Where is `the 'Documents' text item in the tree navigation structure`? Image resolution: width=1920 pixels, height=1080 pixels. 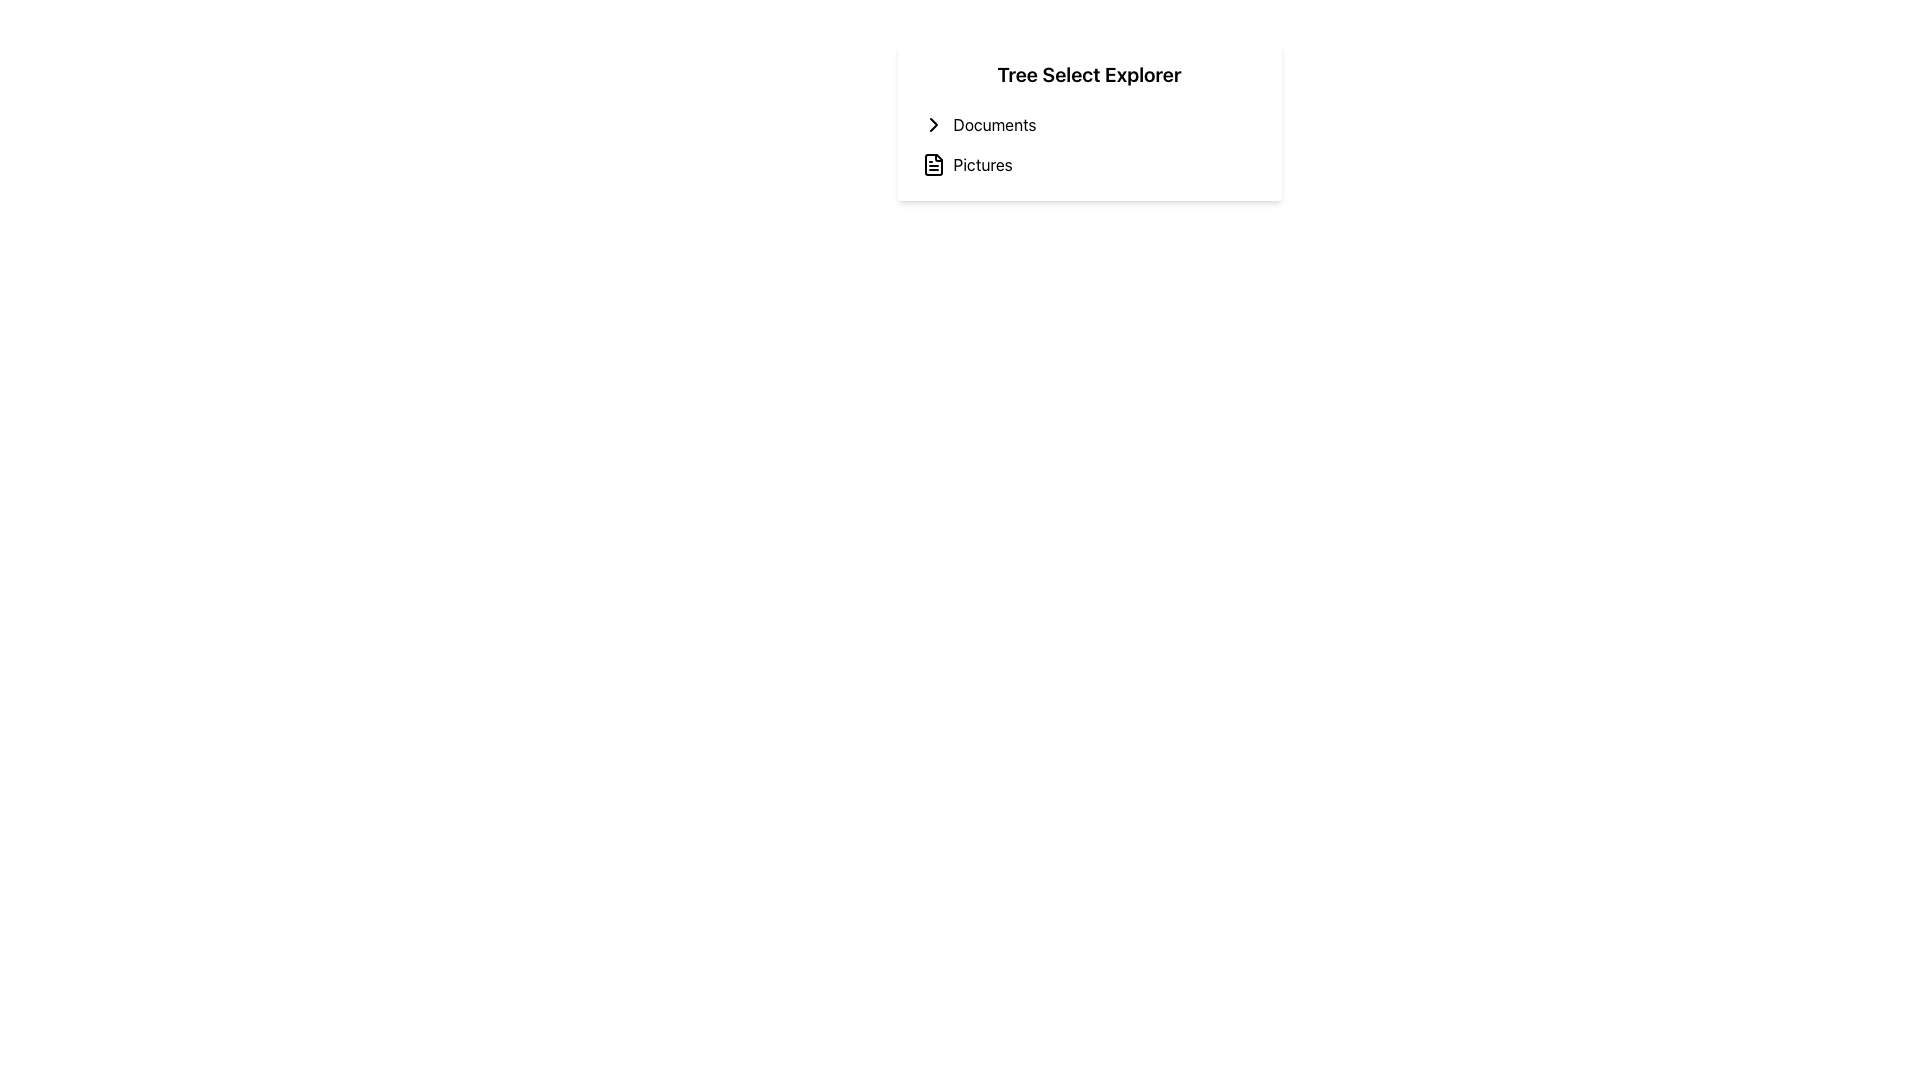 the 'Documents' text item in the tree navigation structure is located at coordinates (994, 124).